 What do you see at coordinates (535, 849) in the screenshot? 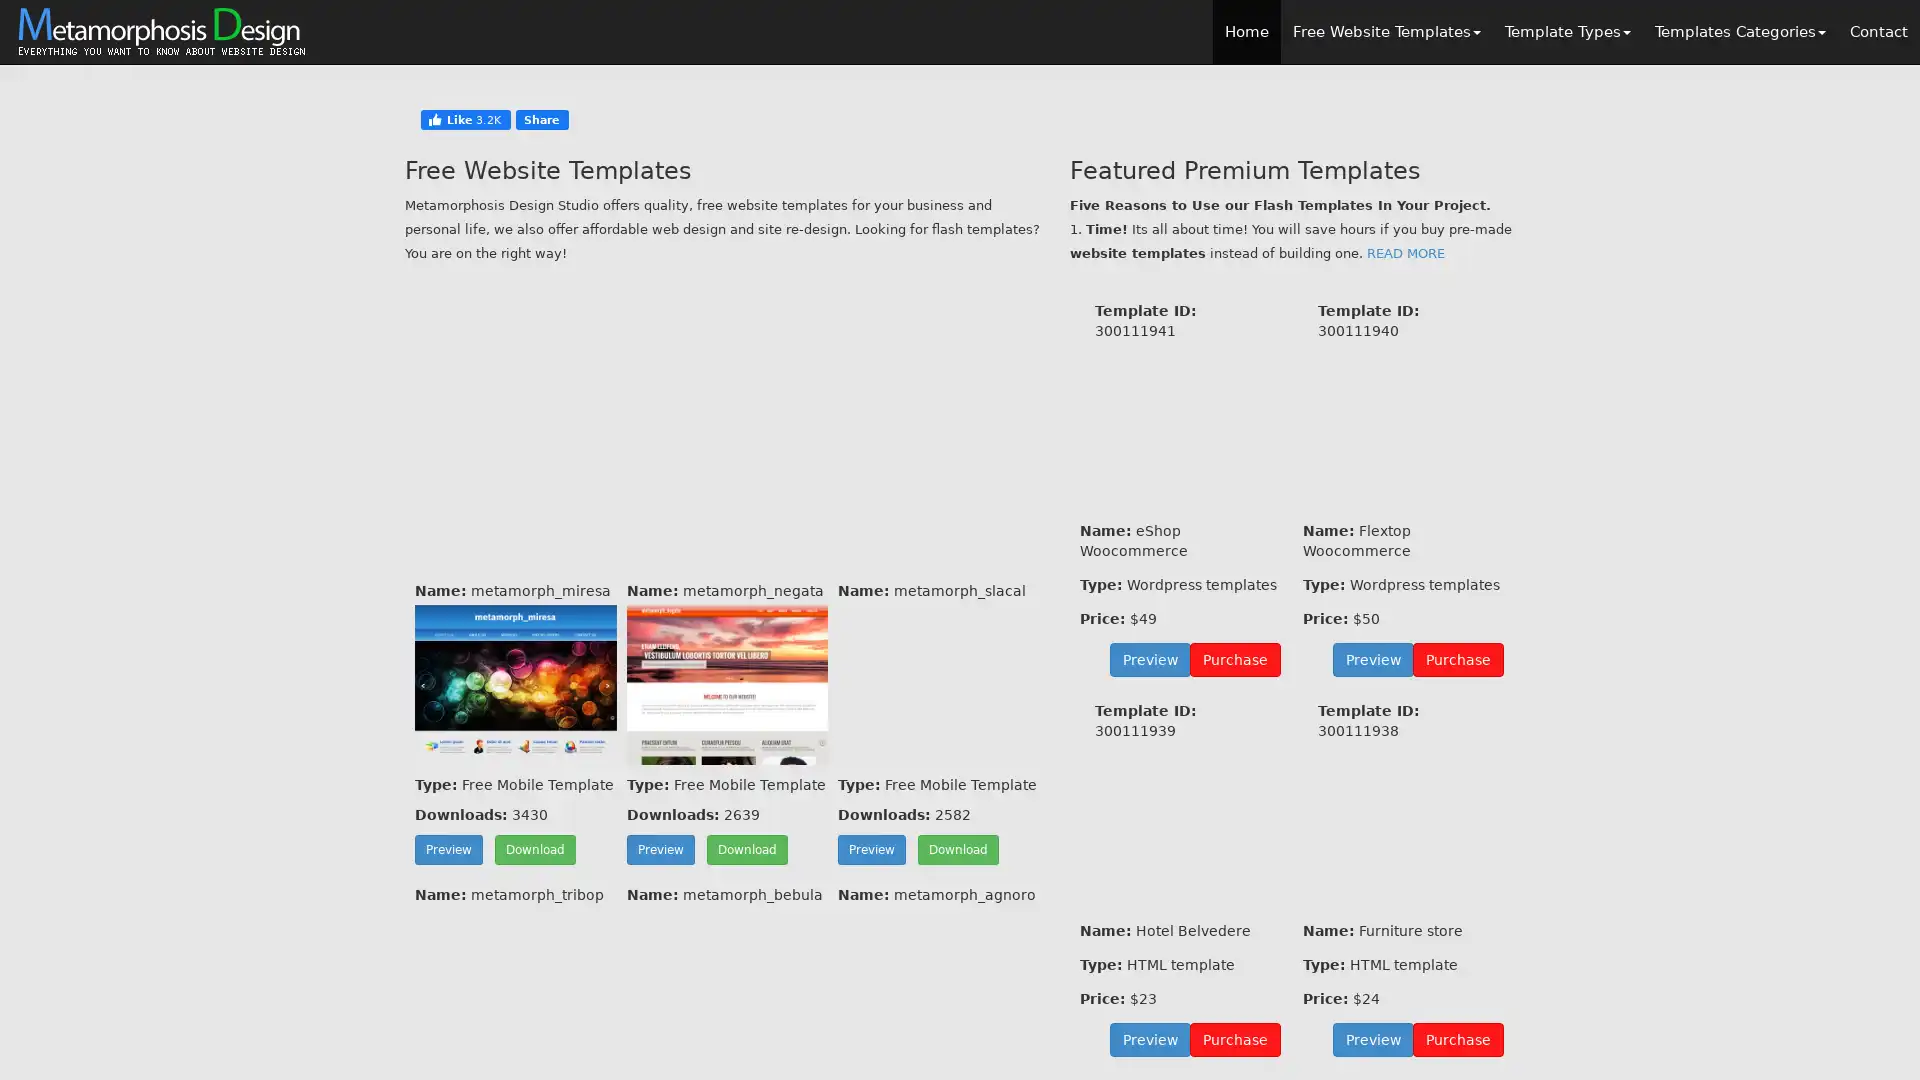
I see `Download` at bounding box center [535, 849].